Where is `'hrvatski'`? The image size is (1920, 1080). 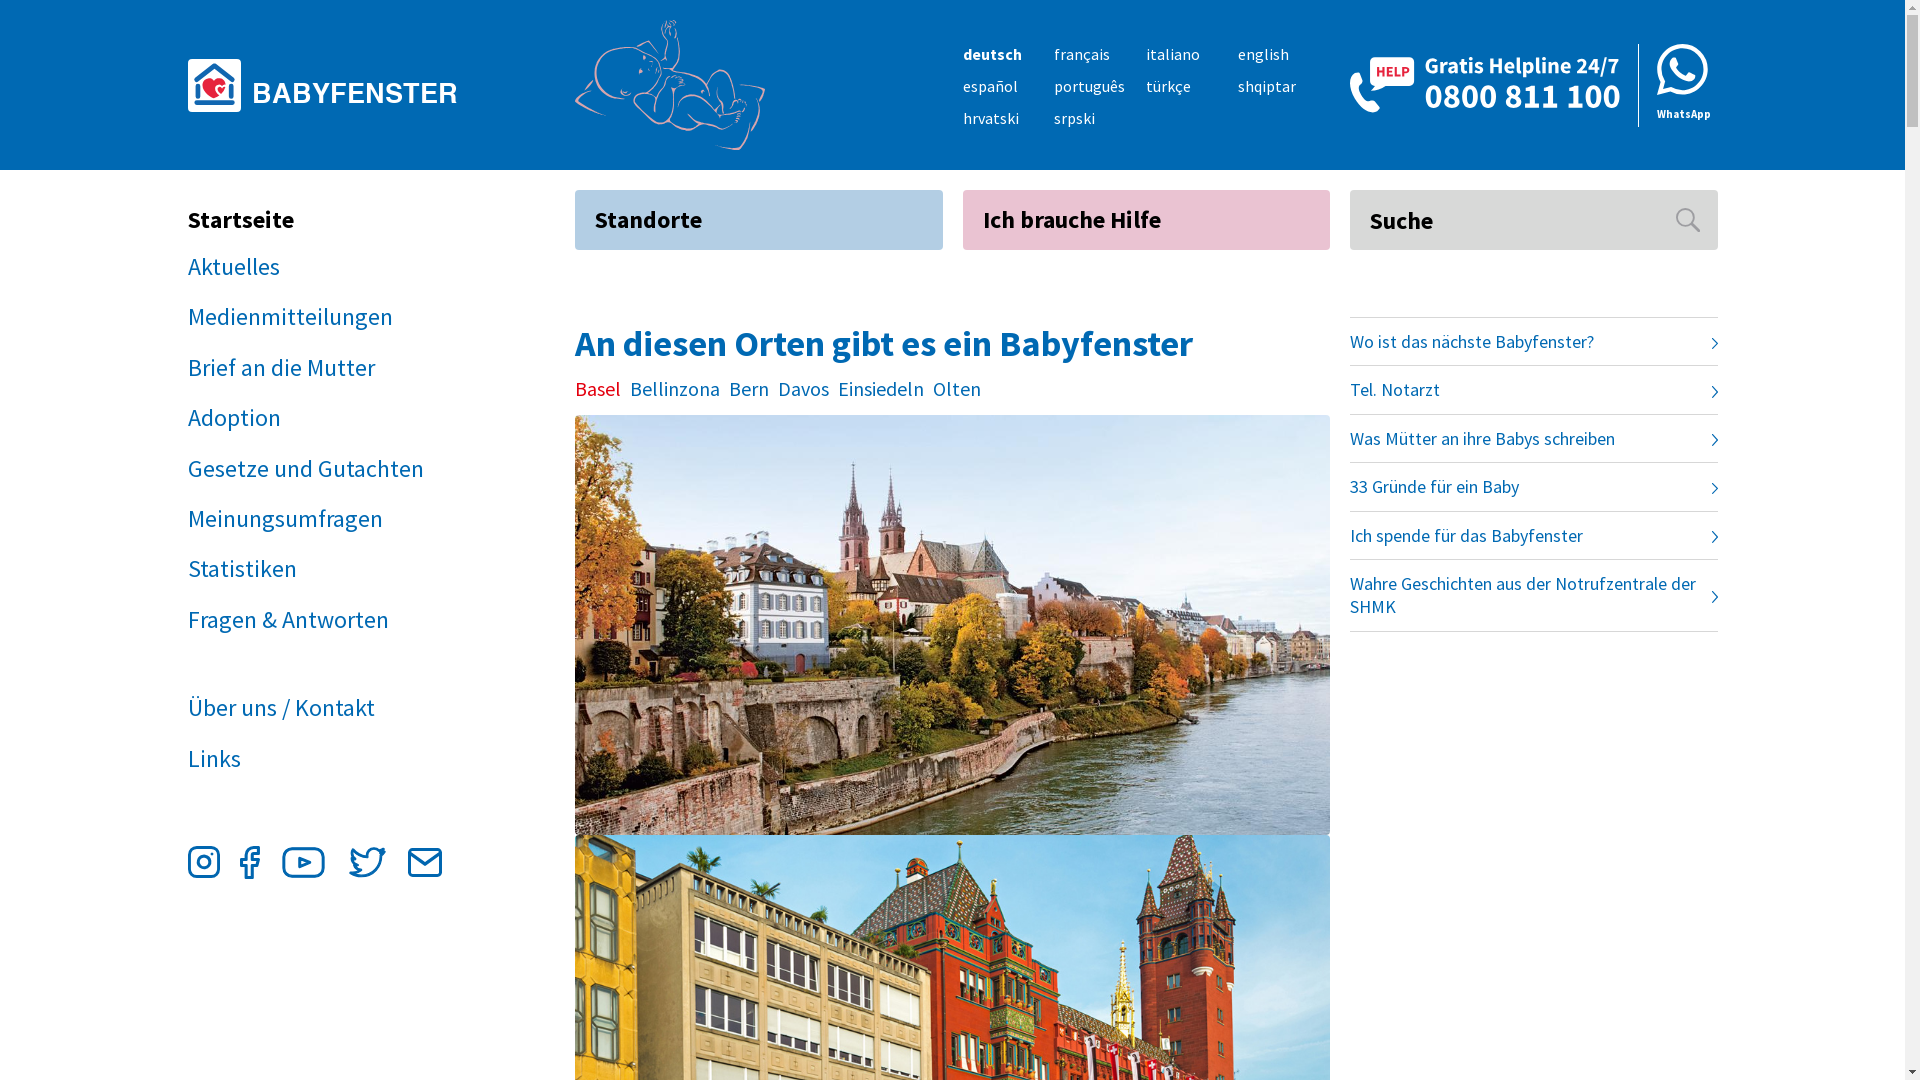 'hrvatski' is located at coordinates (961, 118).